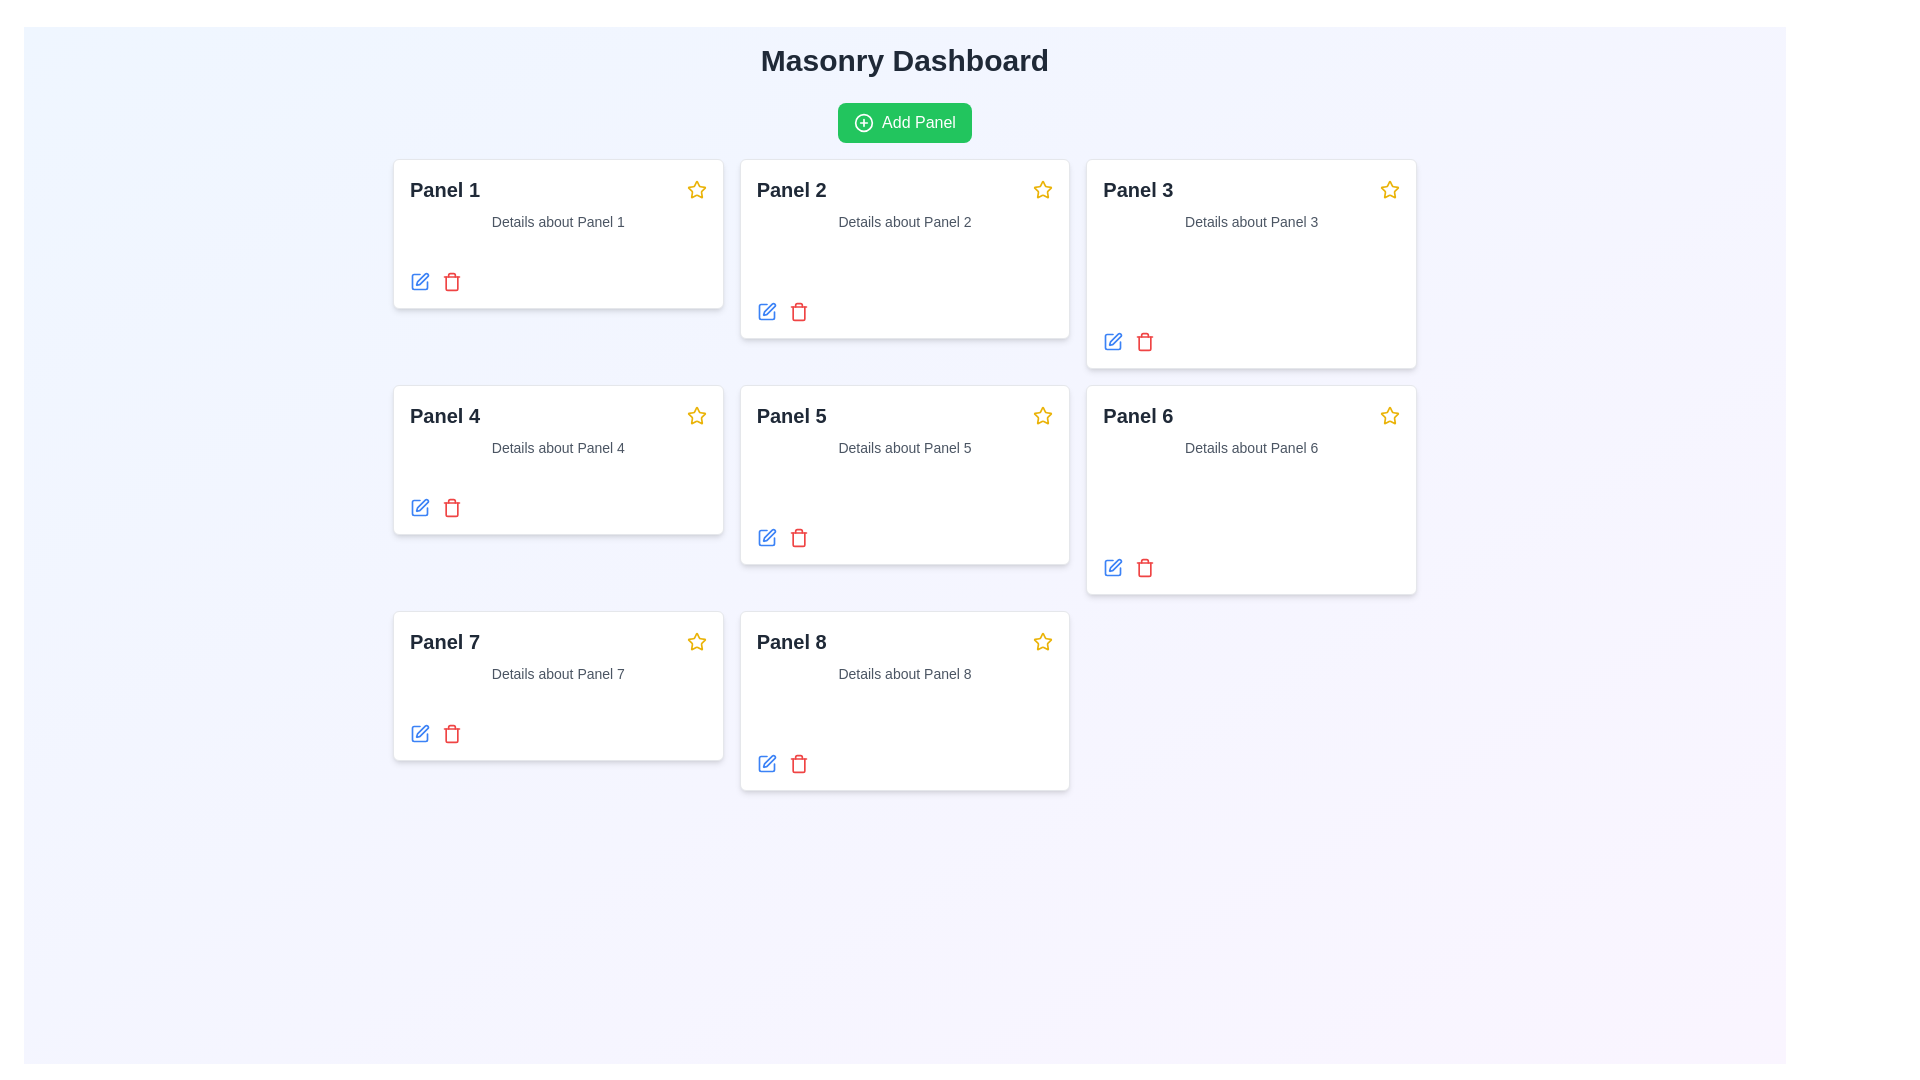 The image size is (1920, 1080). Describe the element at coordinates (558, 674) in the screenshot. I see `the descriptive Text label located in the center of the 'Panel 7' card in the 'Masonry Dashboard', which provides details about its content` at that location.